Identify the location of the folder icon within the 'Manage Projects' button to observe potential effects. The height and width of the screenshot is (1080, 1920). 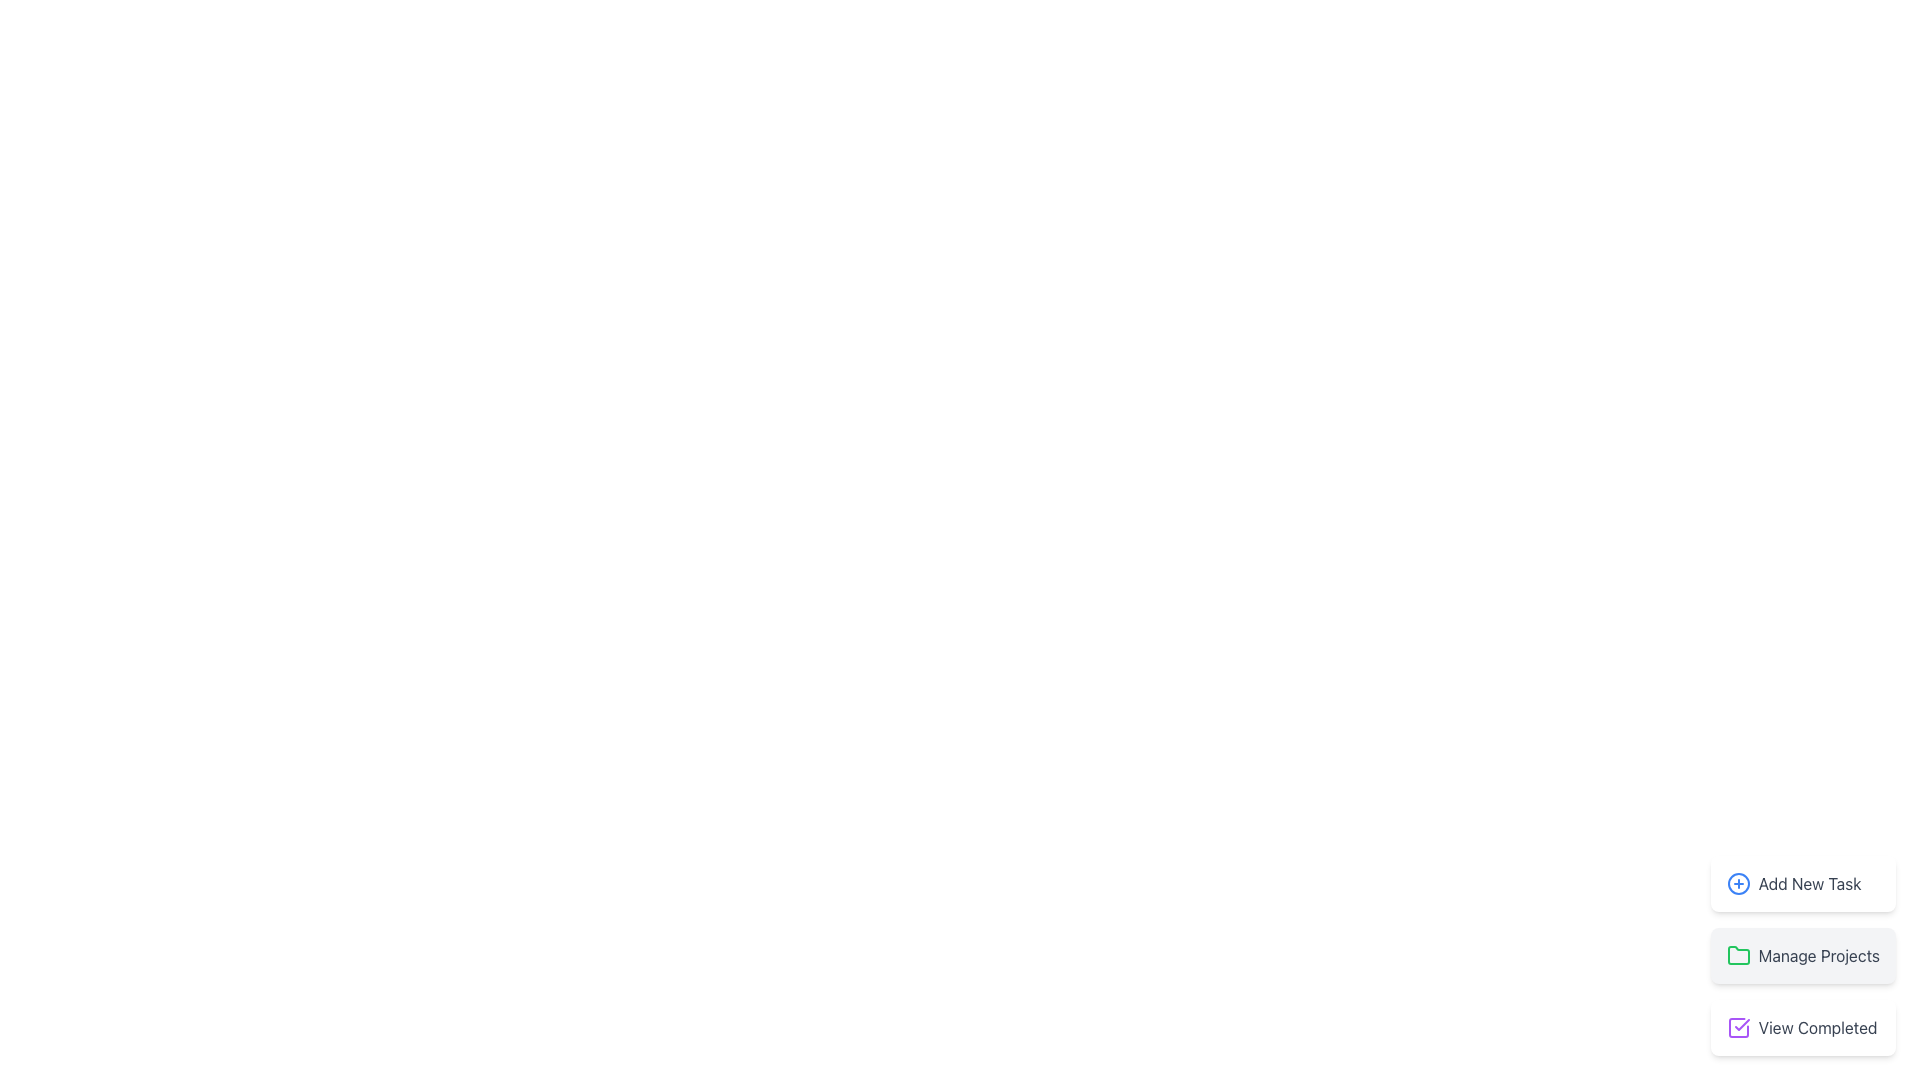
(1737, 954).